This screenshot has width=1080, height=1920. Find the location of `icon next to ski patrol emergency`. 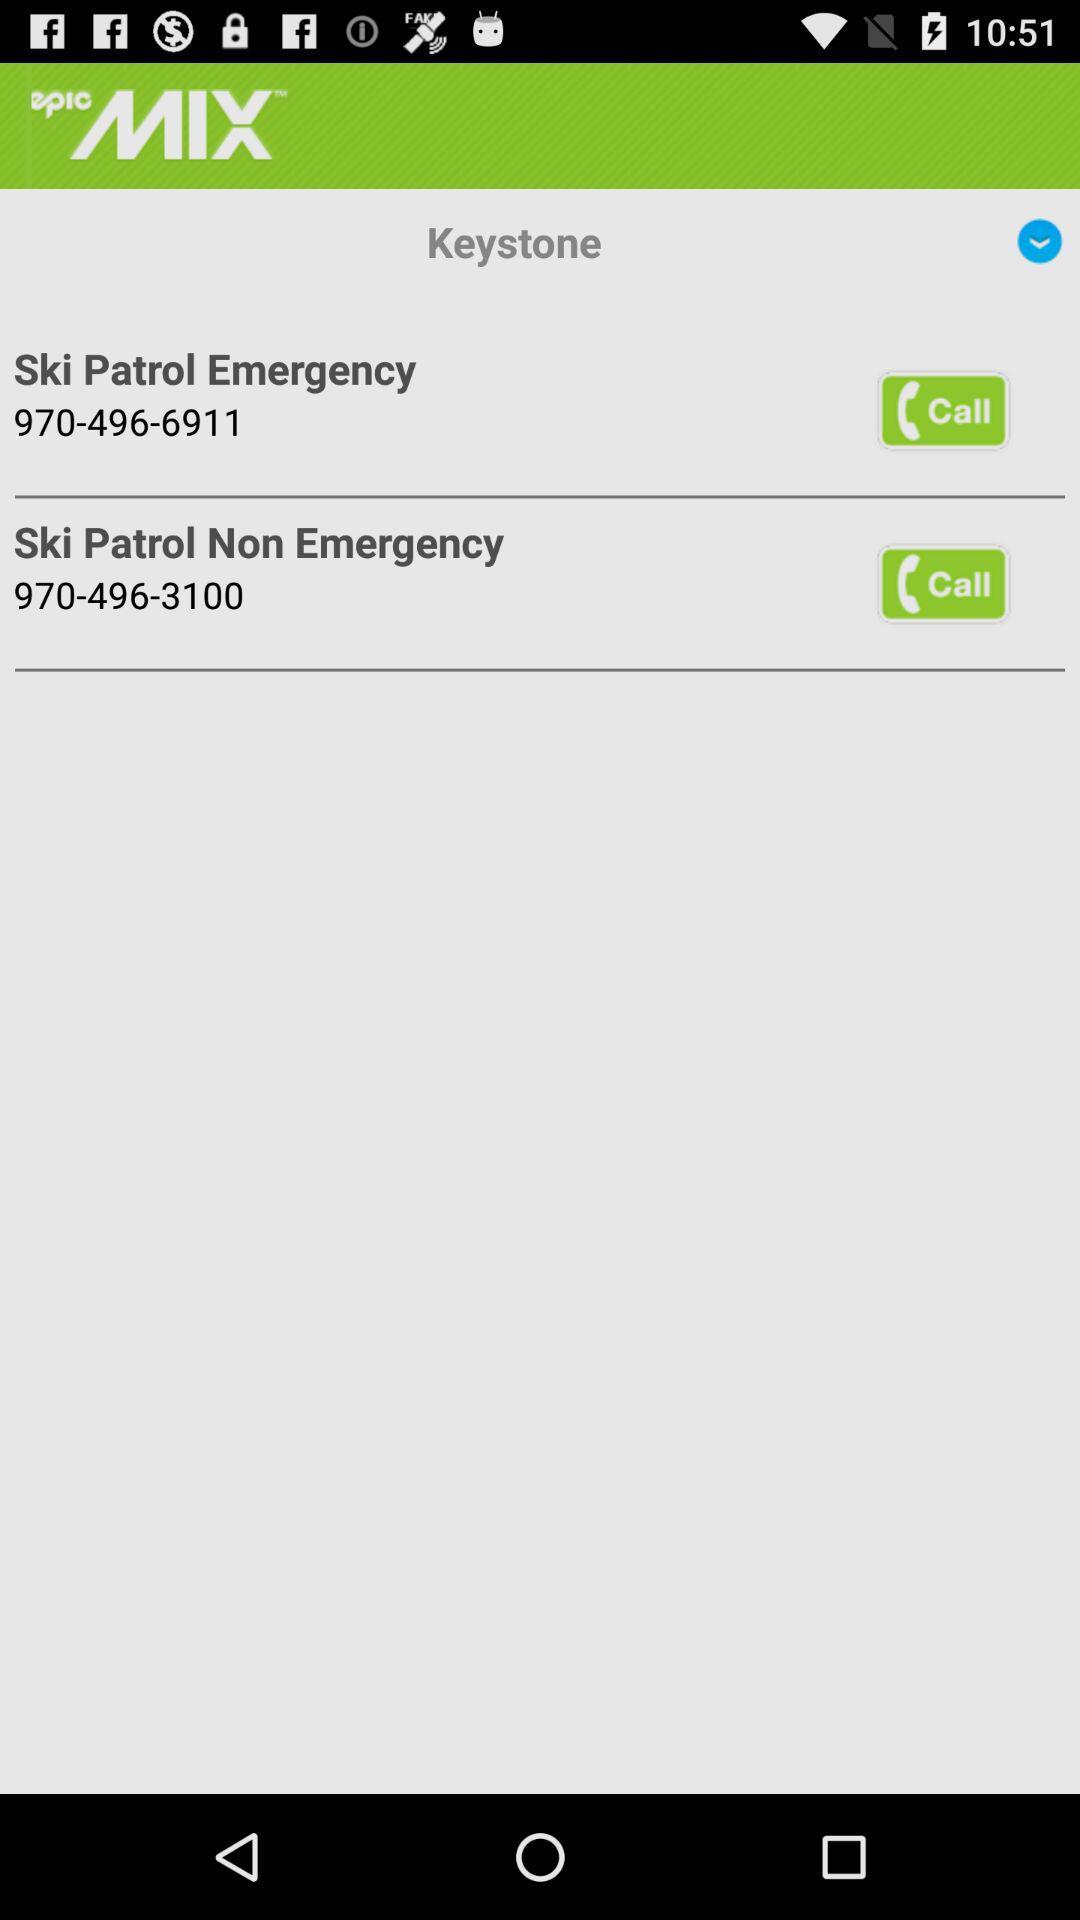

icon next to ski patrol emergency is located at coordinates (943, 408).